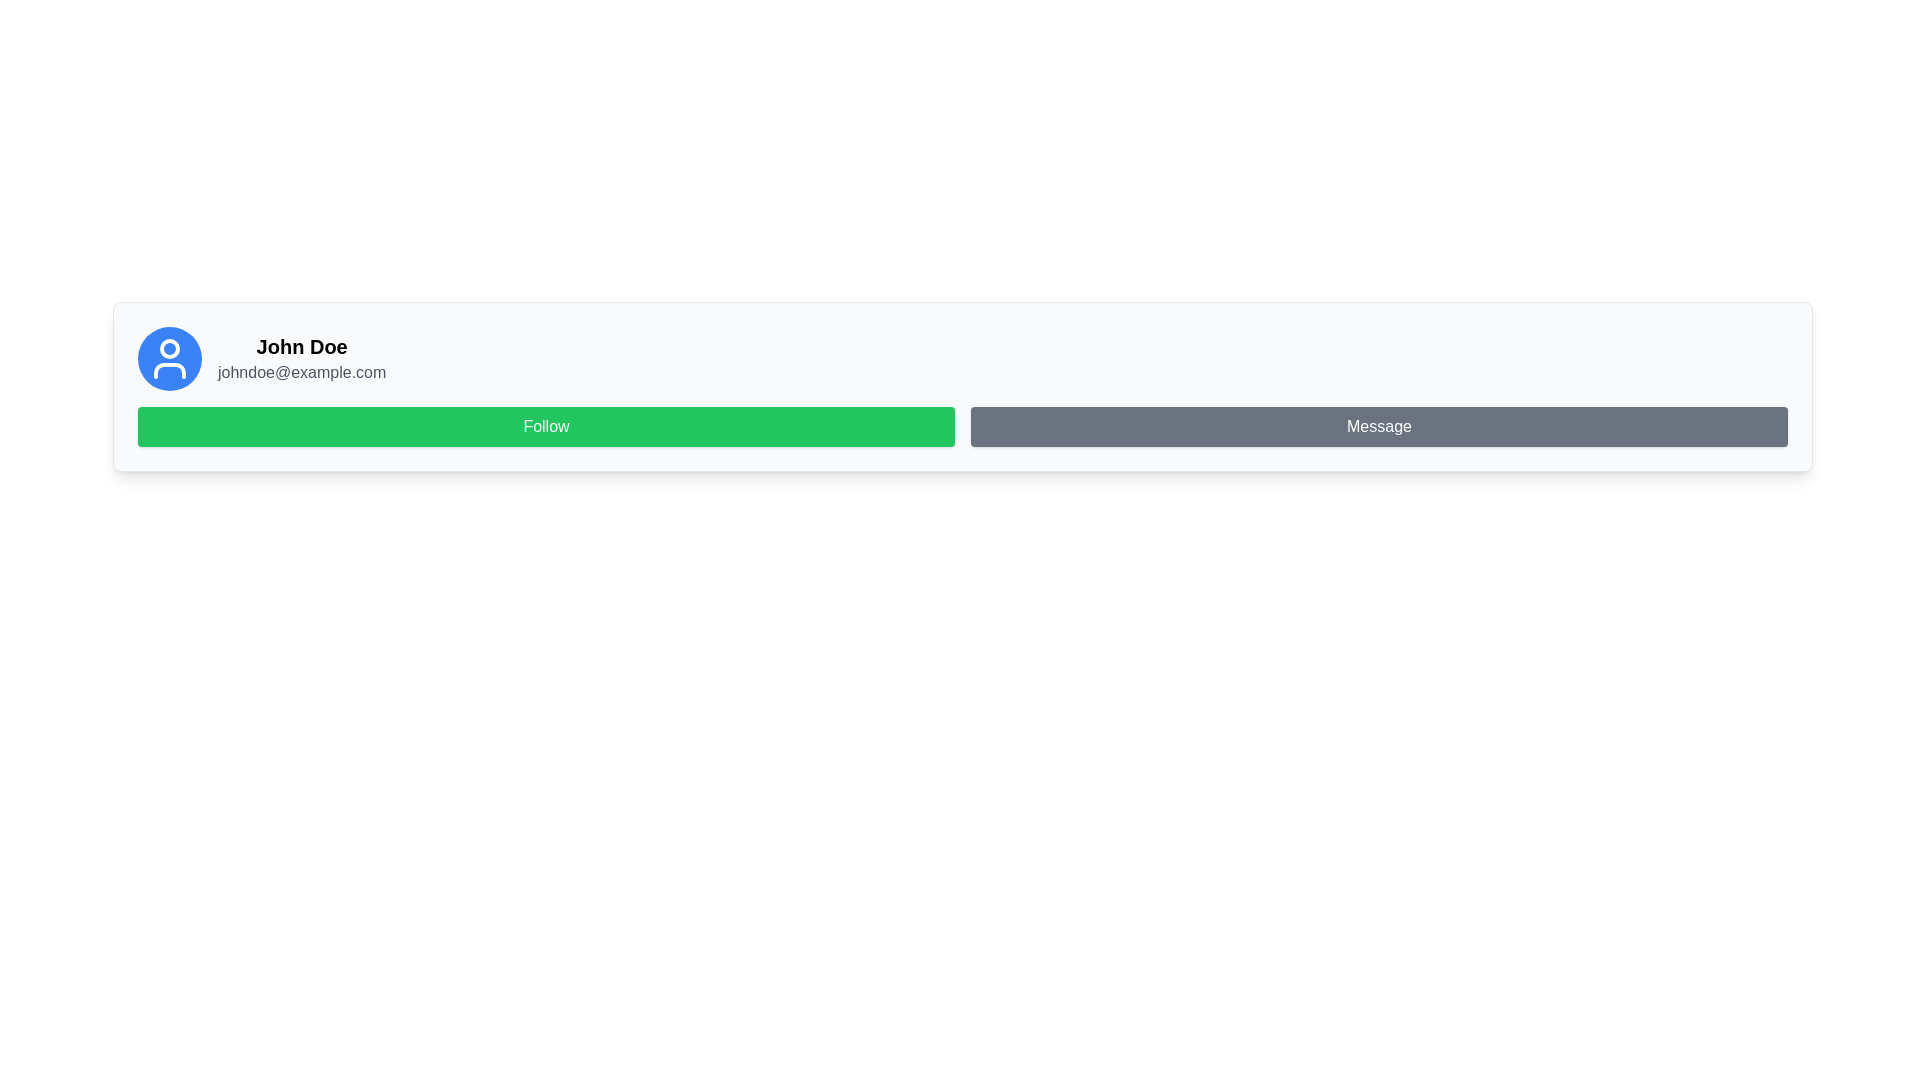  I want to click on the 'Follow' button which has a green background, rounded corners, and white text, located in the bottom section of the user profile card, so click(546, 426).